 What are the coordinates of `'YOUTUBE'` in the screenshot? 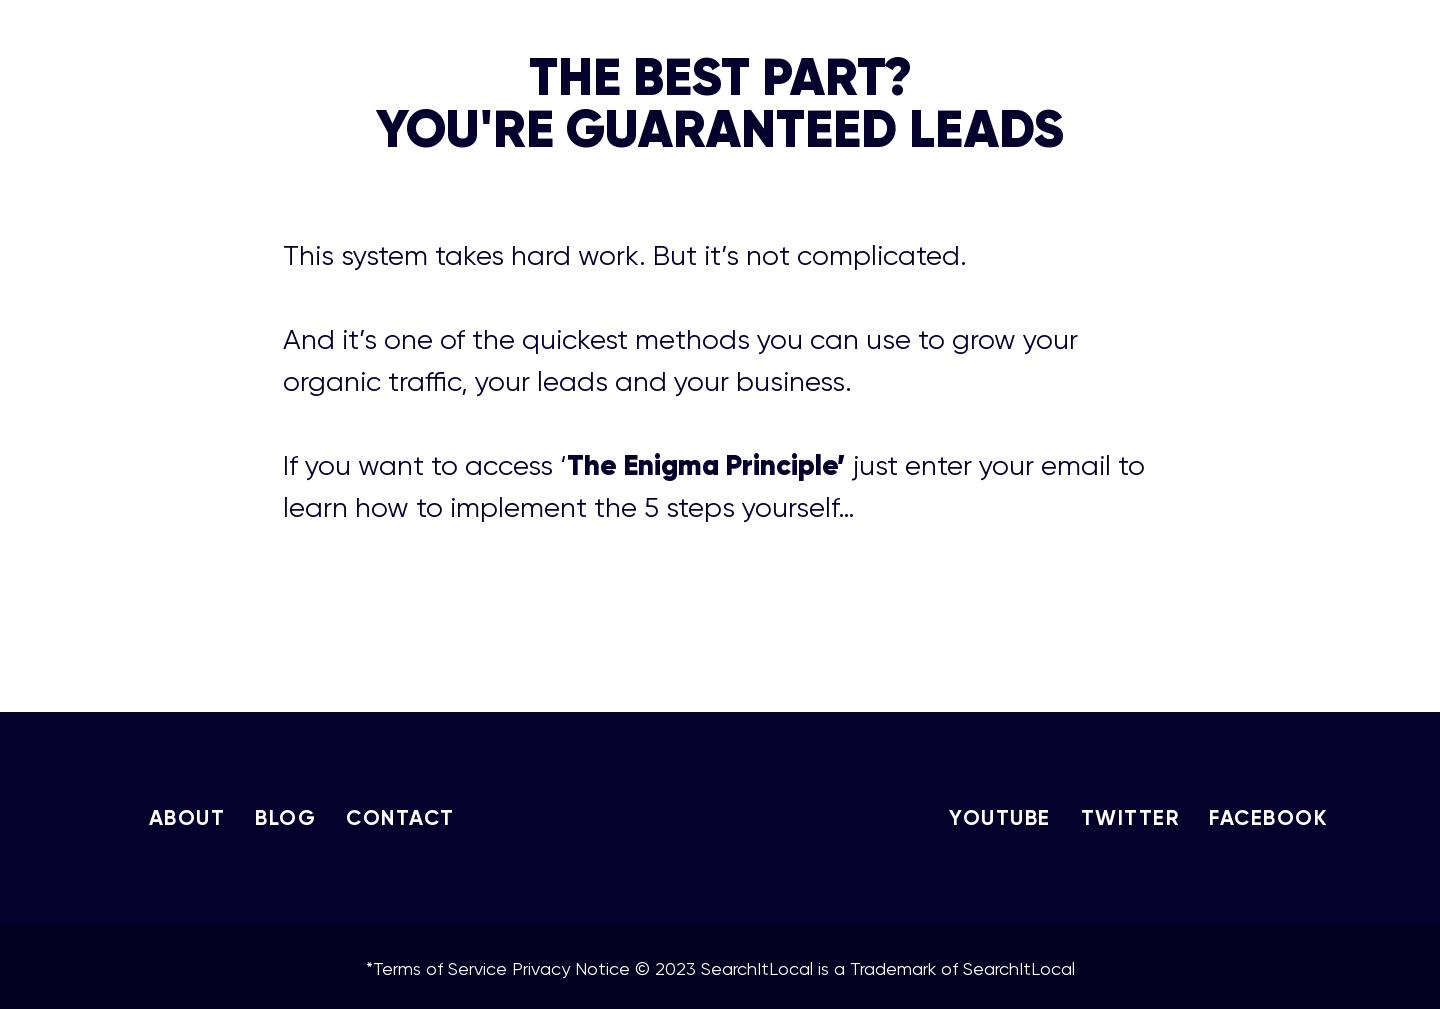 It's located at (998, 816).